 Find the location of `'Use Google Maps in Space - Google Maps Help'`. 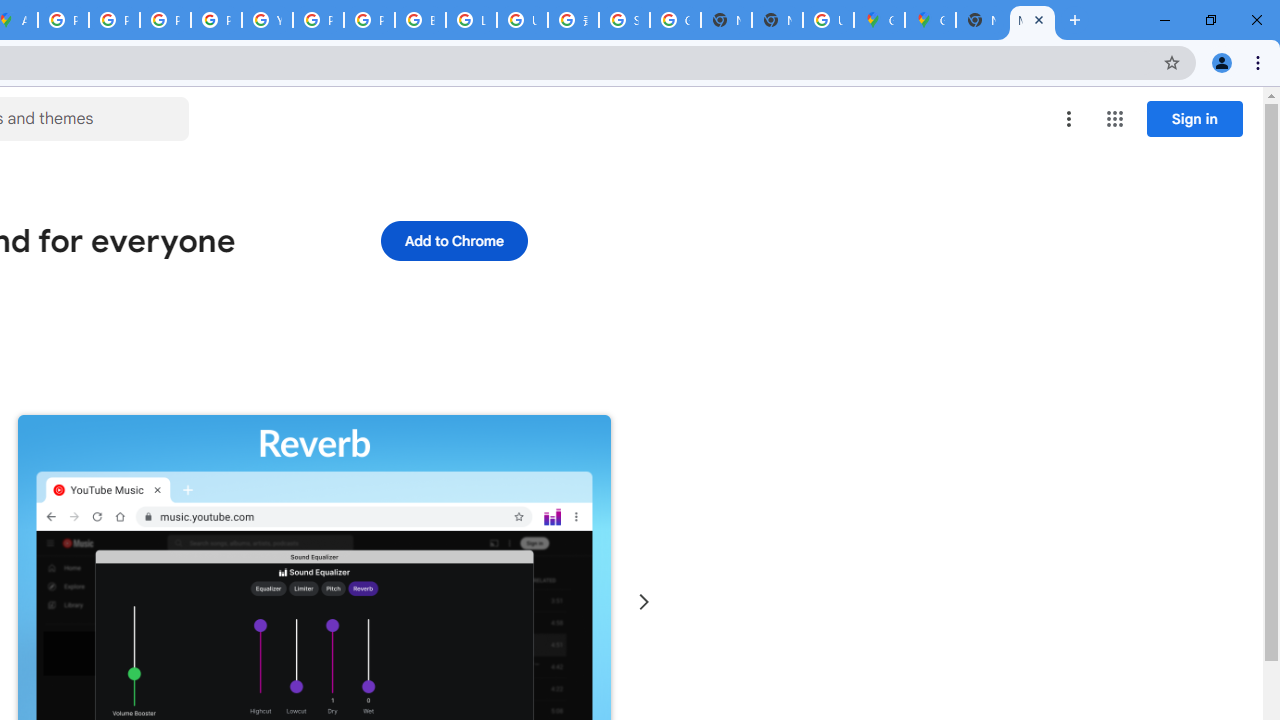

'Use Google Maps in Space - Google Maps Help' is located at coordinates (828, 20).